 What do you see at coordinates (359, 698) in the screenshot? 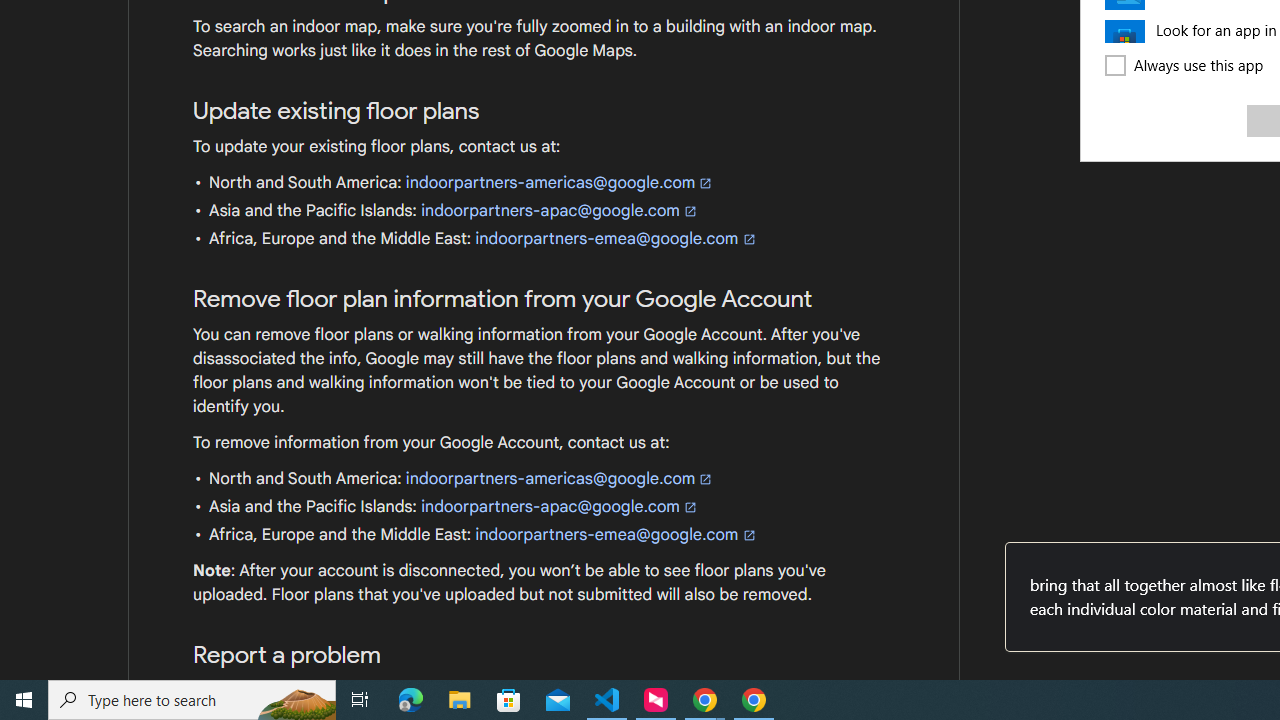
I see `'Task View'` at bounding box center [359, 698].